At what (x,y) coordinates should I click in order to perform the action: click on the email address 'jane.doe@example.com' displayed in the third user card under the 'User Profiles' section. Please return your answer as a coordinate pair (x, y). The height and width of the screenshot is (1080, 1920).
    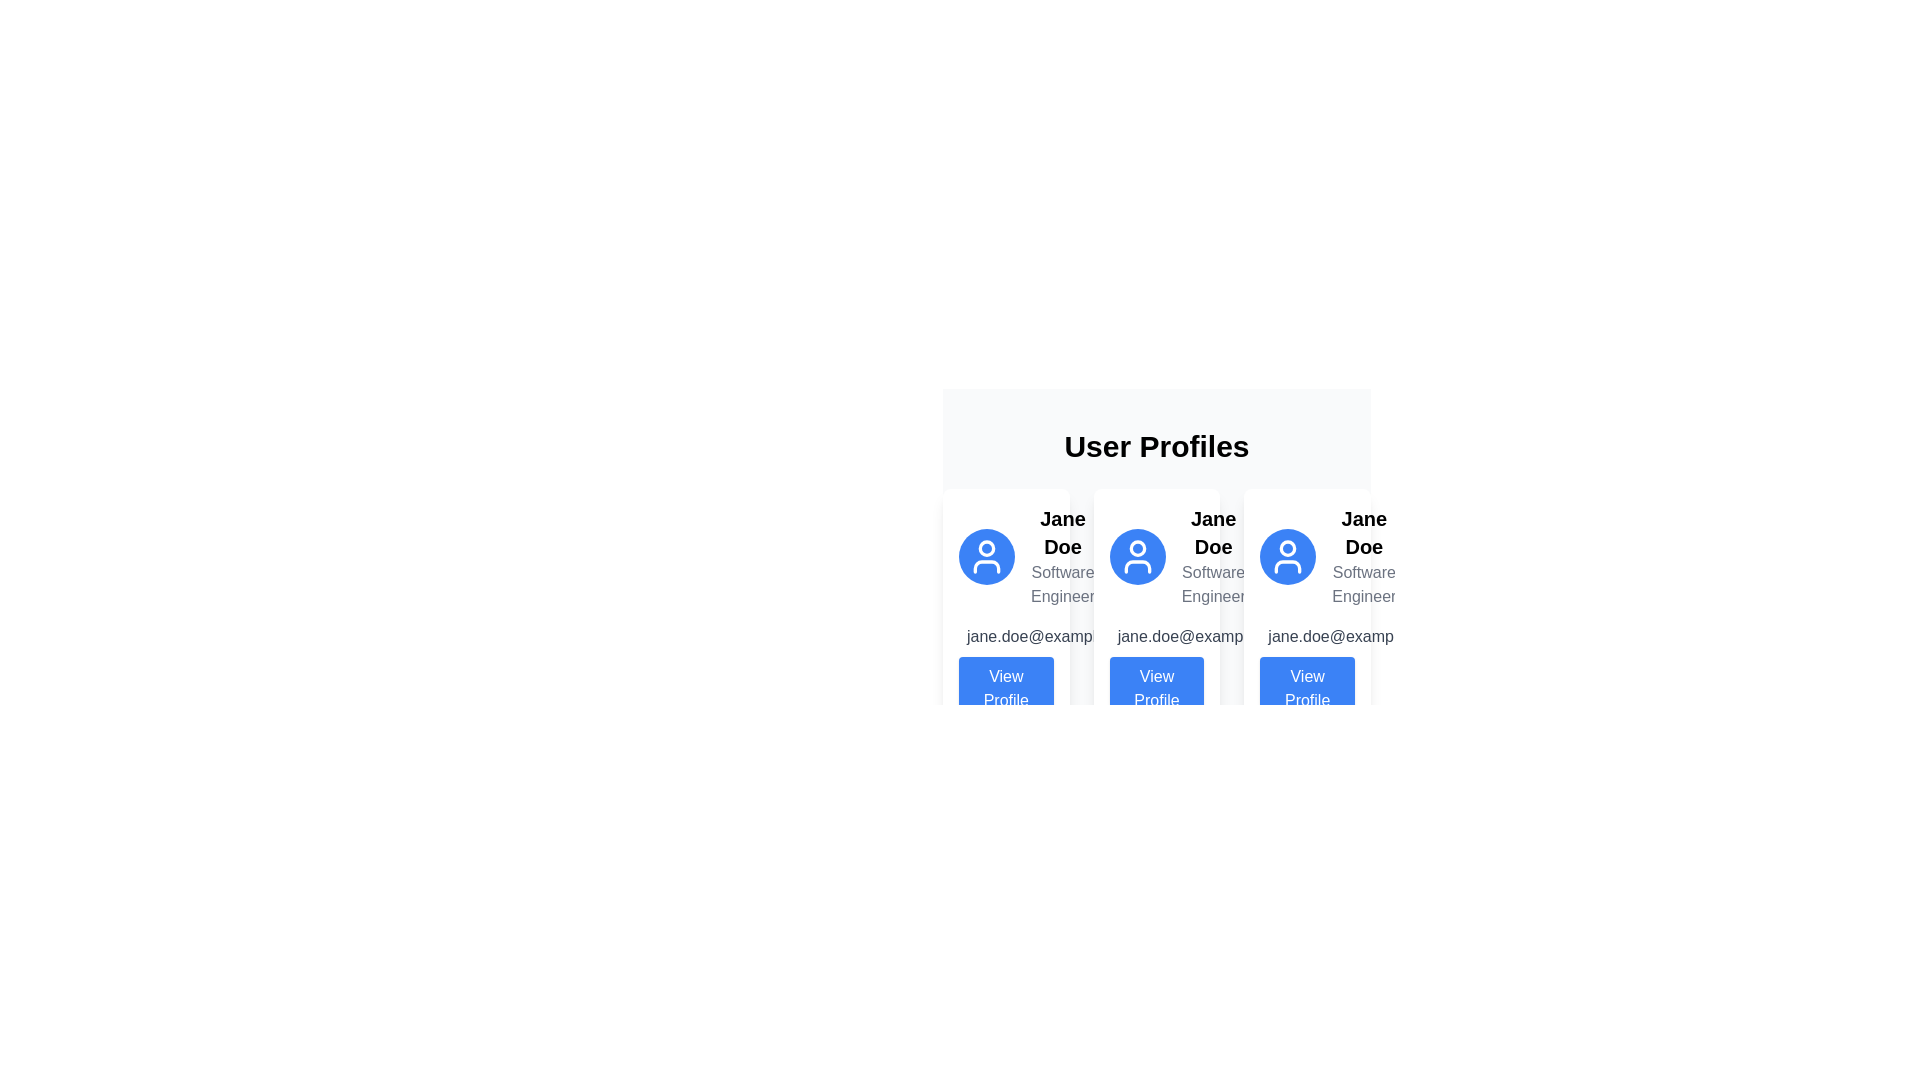
    Looking at the image, I should click on (1307, 636).